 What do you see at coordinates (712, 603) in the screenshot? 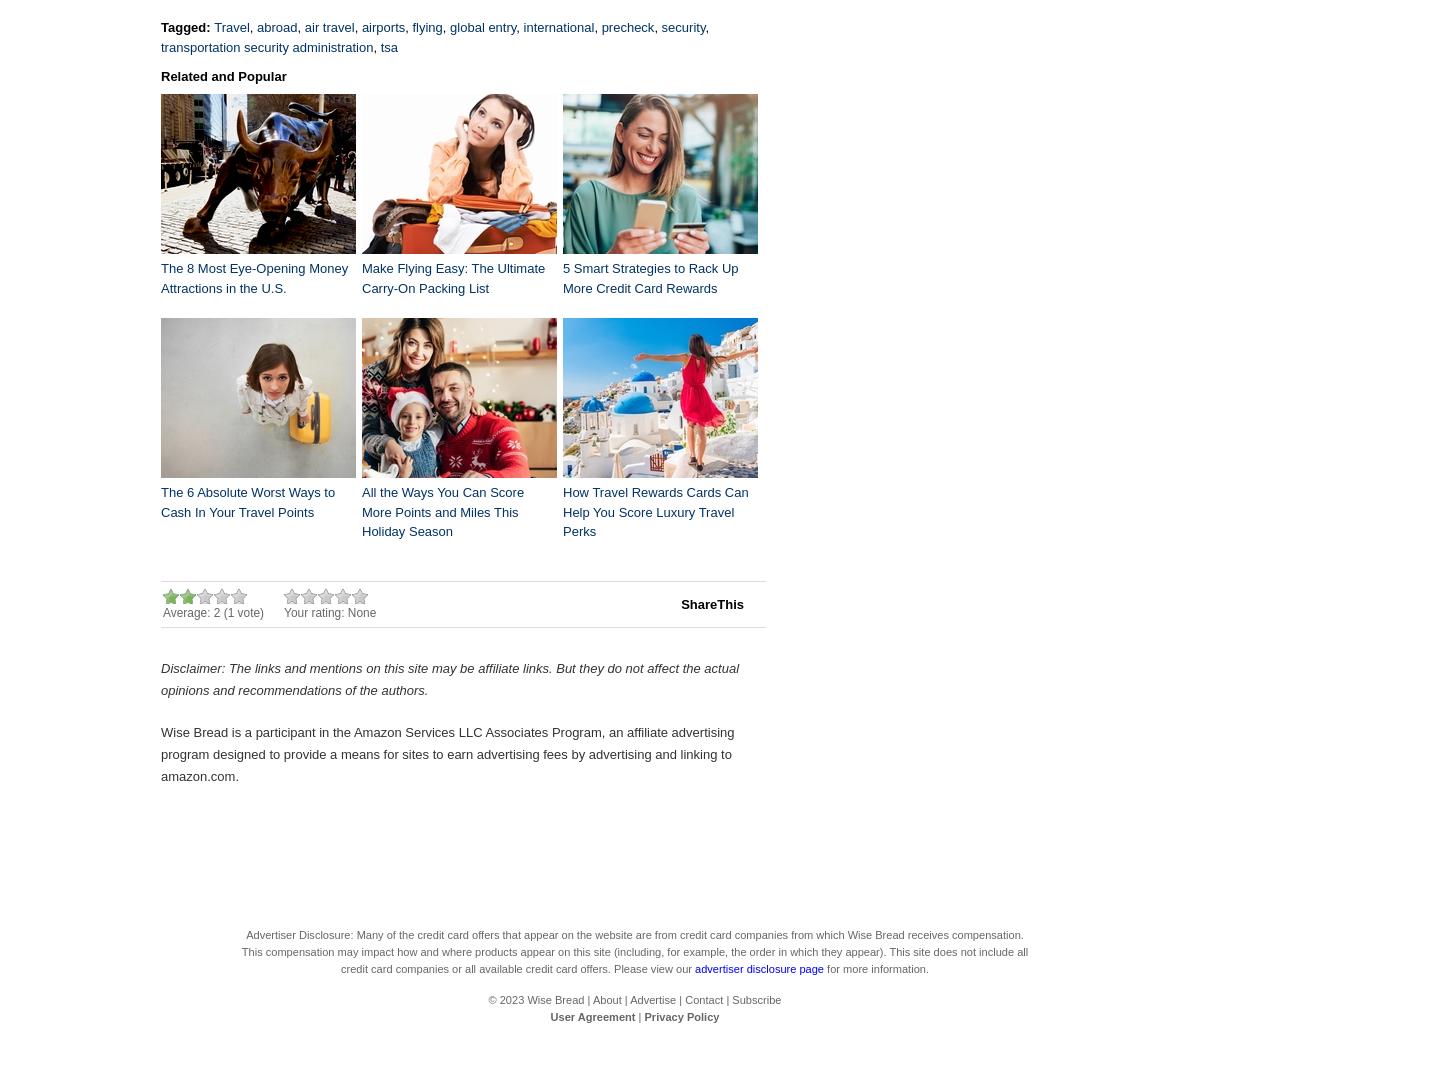
I see `'ShareThis'` at bounding box center [712, 603].